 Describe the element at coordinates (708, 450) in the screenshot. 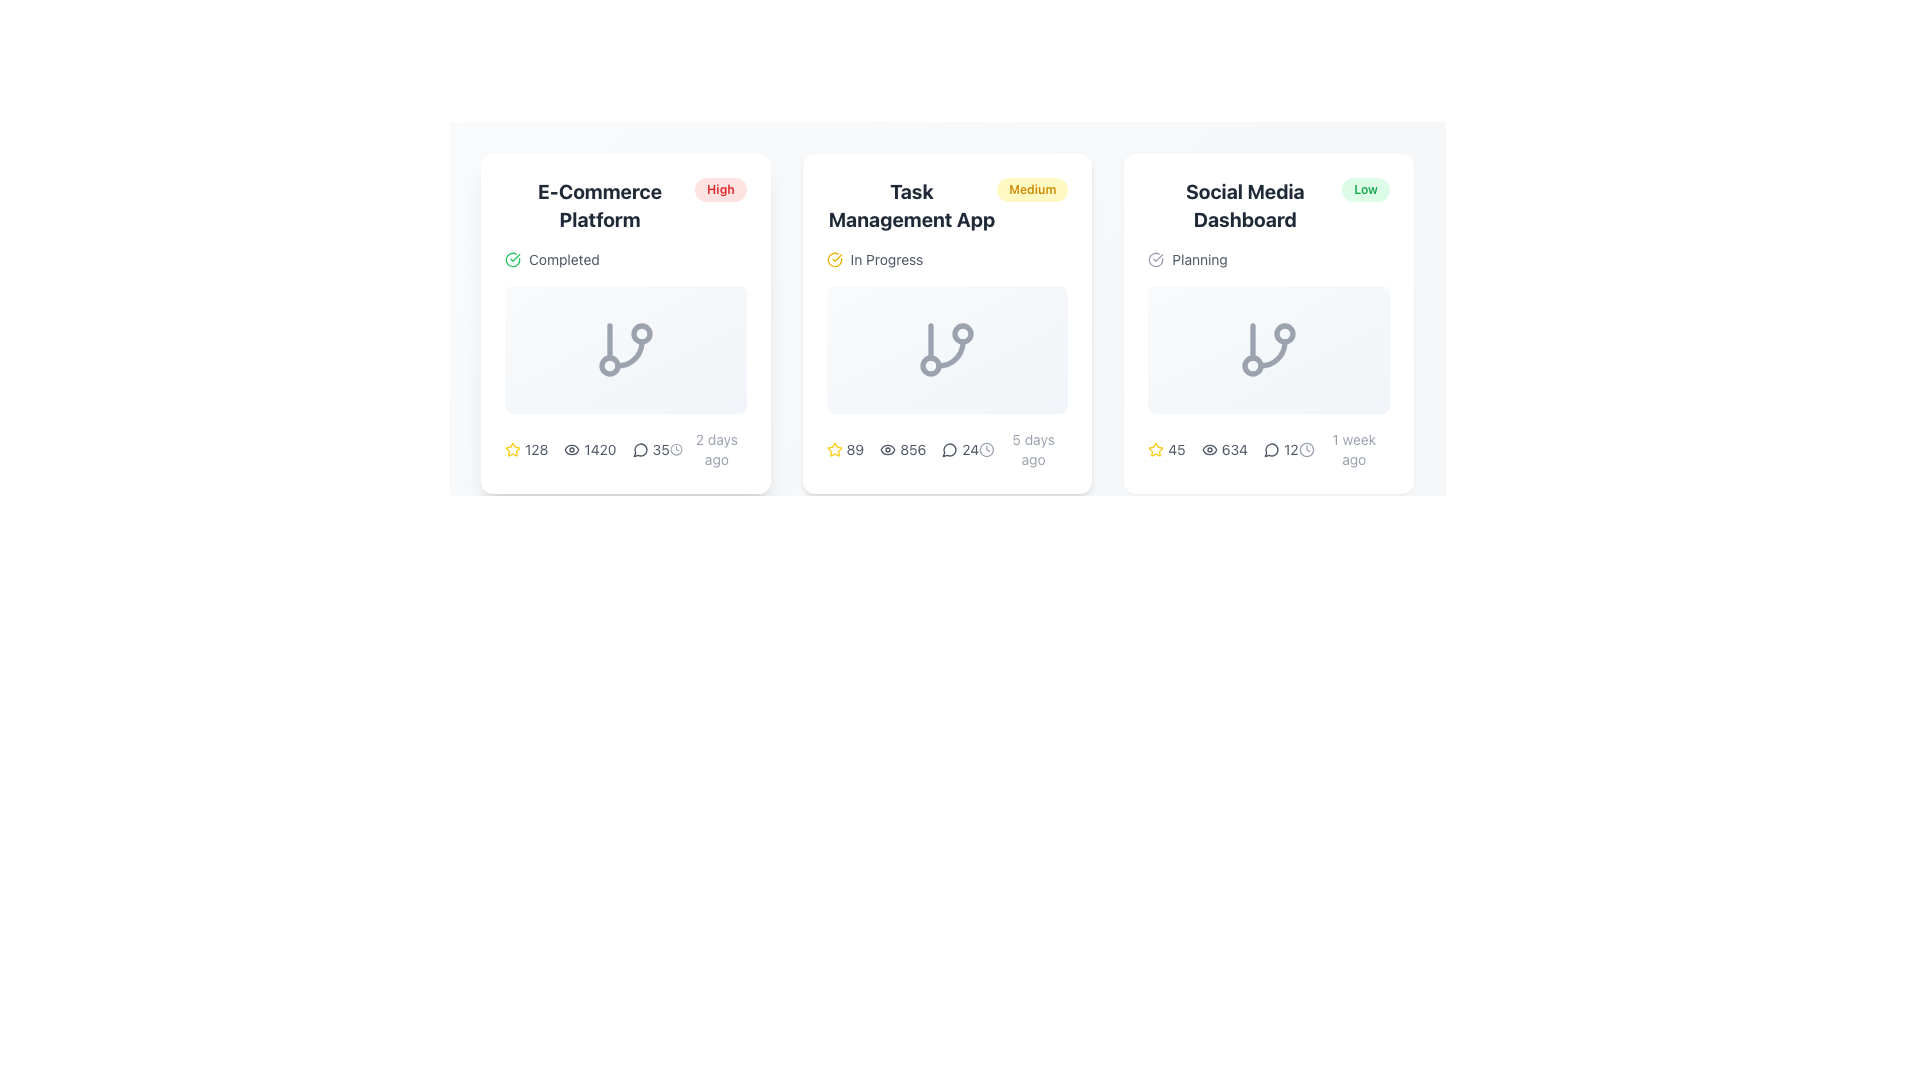

I see `the static informational text element displaying the time since the last activity, located in the bottom-right corner of the 'E-Commerce Platform' card` at that location.